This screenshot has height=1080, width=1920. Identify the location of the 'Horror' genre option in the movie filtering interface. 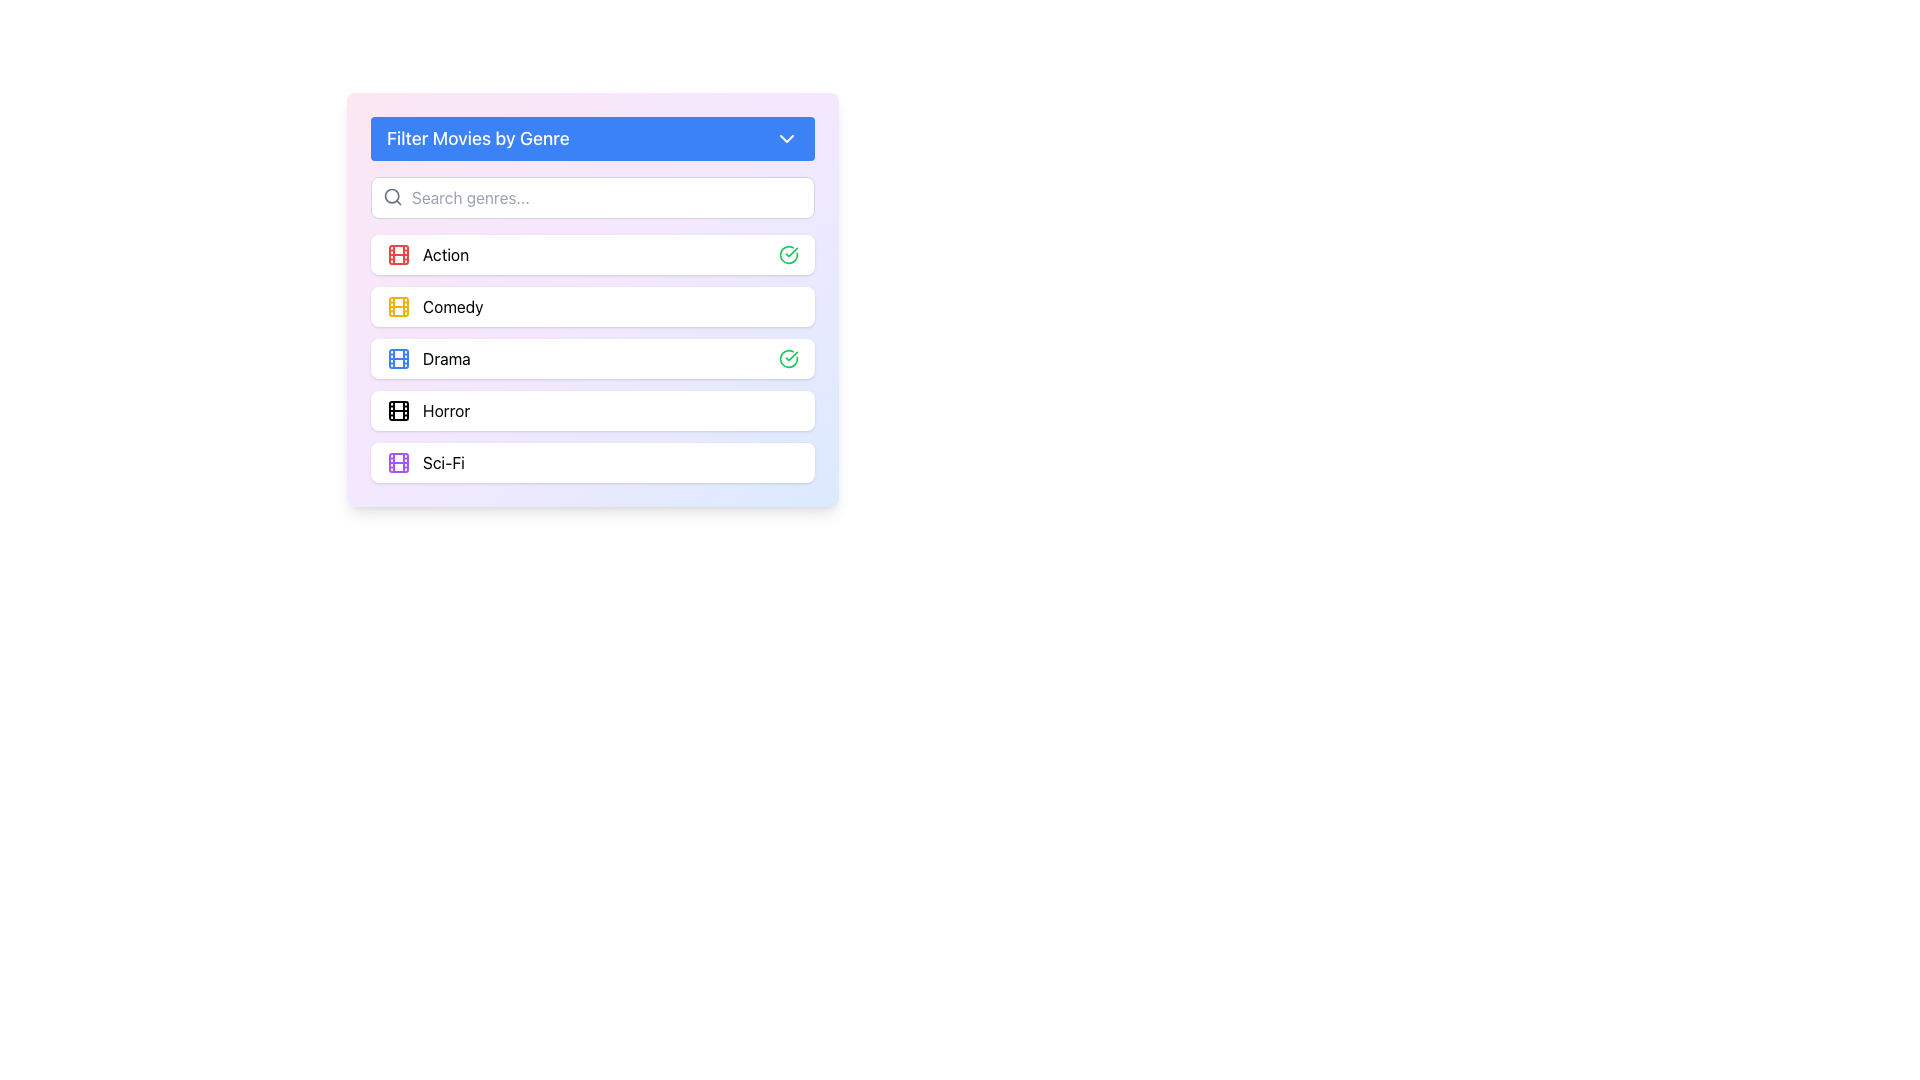
(427, 410).